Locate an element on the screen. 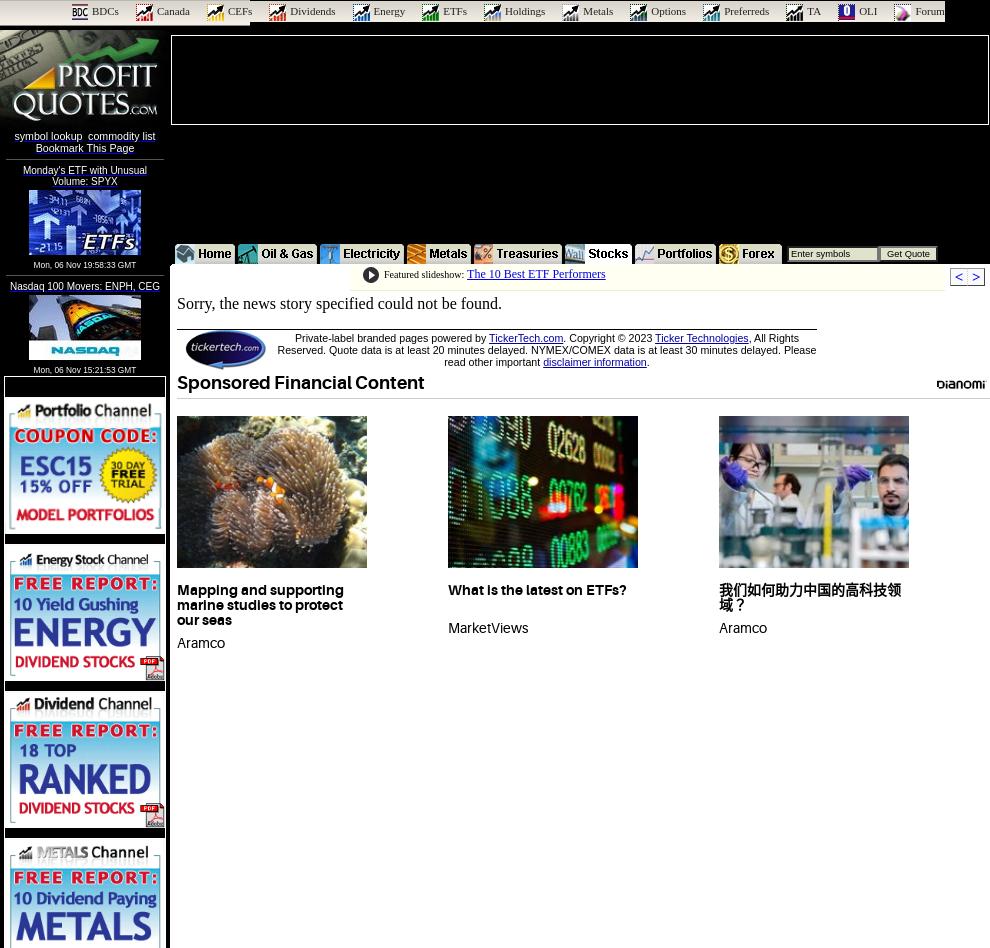 The image size is (990, 948). 'Bookmark This Page' is located at coordinates (84, 146).